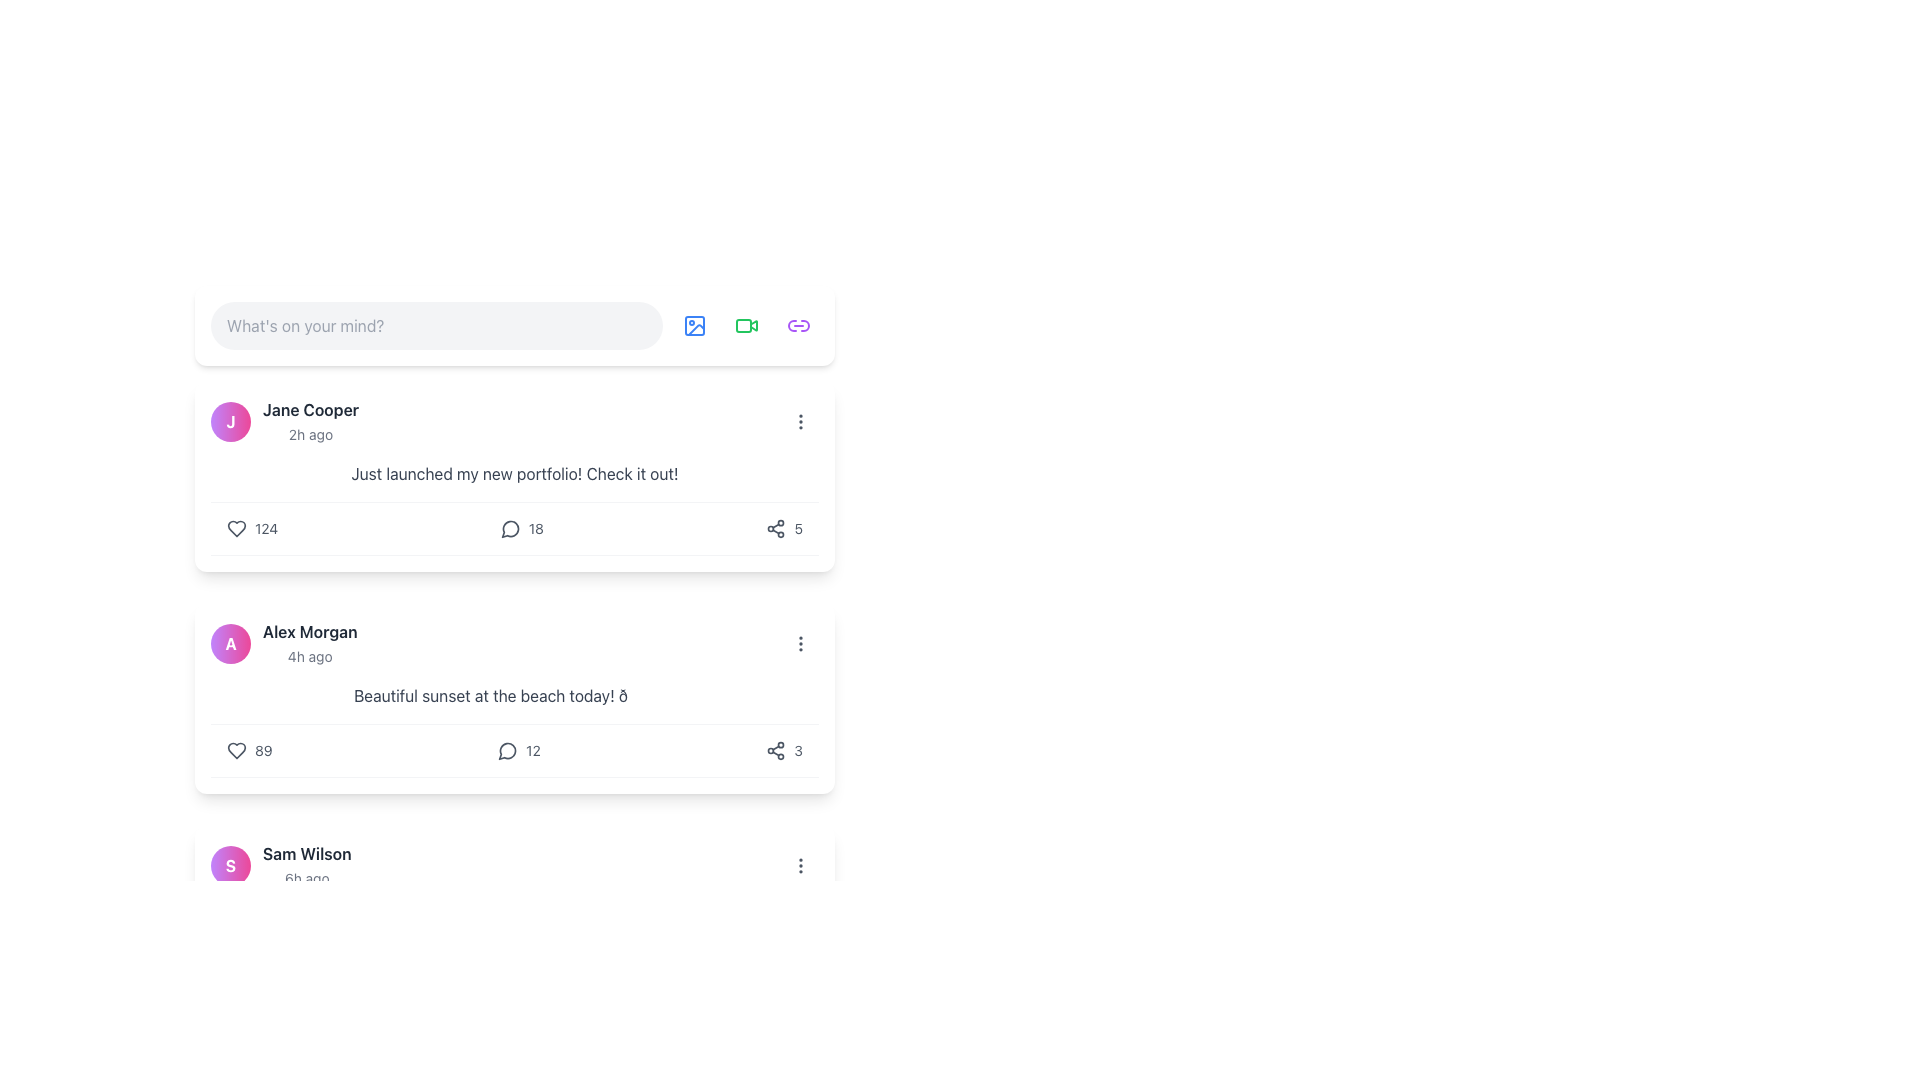 Image resolution: width=1920 pixels, height=1080 pixels. Describe the element at coordinates (248, 751) in the screenshot. I see `the like button, which features an outlined gray heart icon followed by the text '89', located at the bottom-left corner of the post by 'Alex Morgan'` at that location.